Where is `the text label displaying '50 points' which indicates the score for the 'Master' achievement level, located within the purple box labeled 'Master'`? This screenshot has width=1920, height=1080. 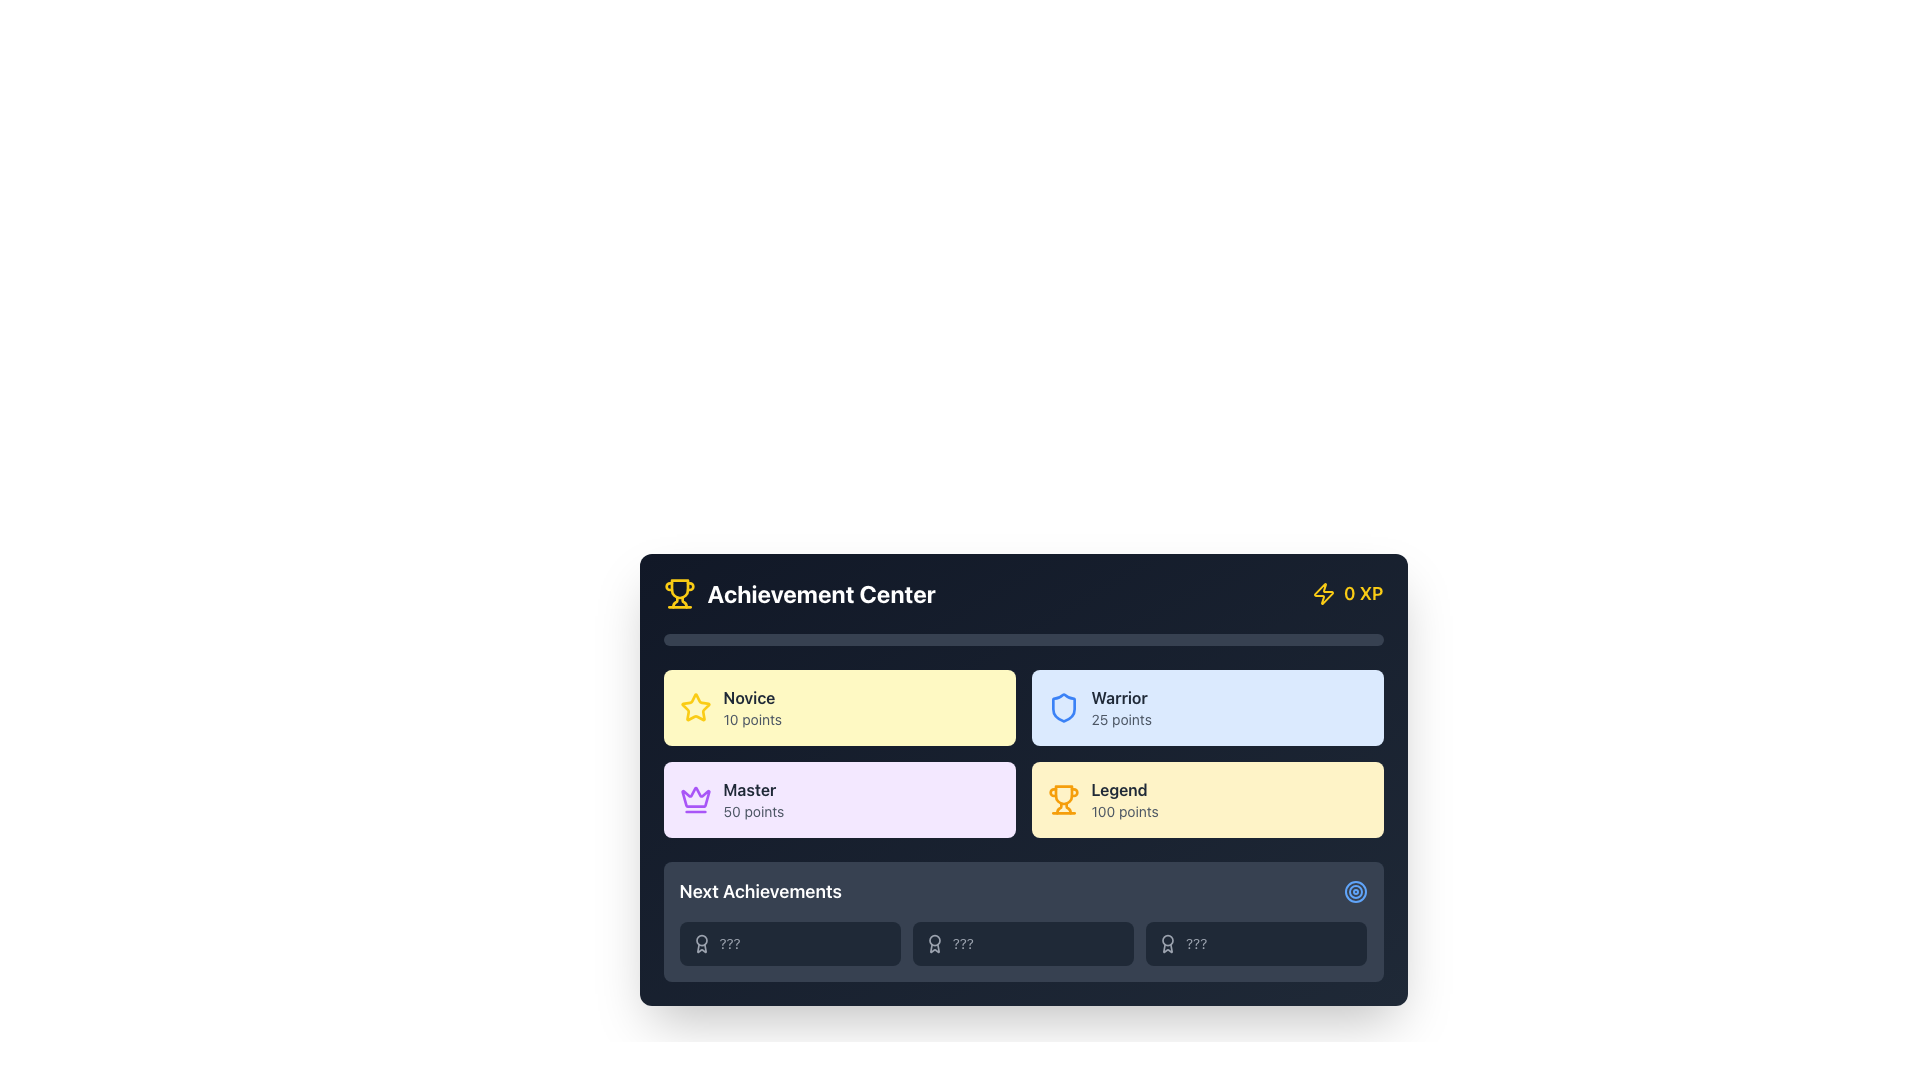 the text label displaying '50 points' which indicates the score for the 'Master' achievement level, located within the purple box labeled 'Master' is located at coordinates (752, 812).